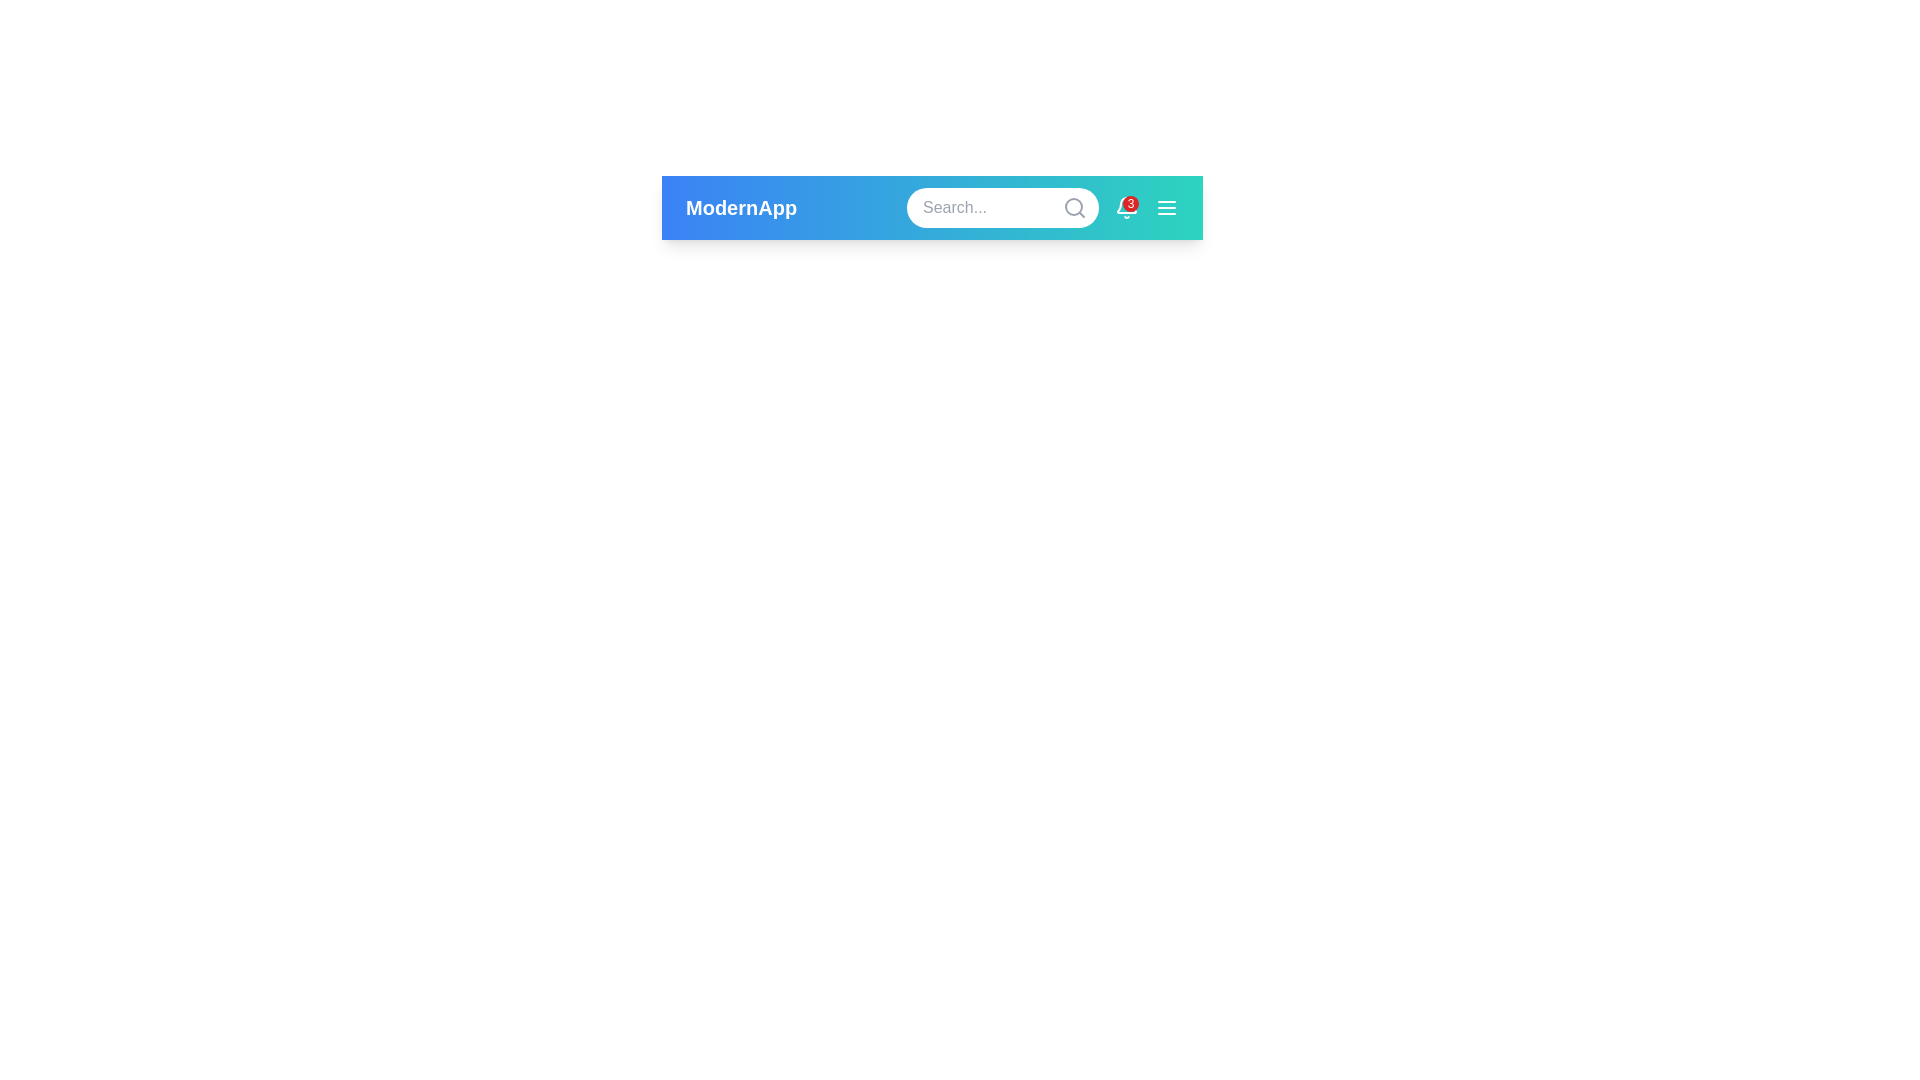  Describe the element at coordinates (1166, 208) in the screenshot. I see `the menu button to open the menu` at that location.